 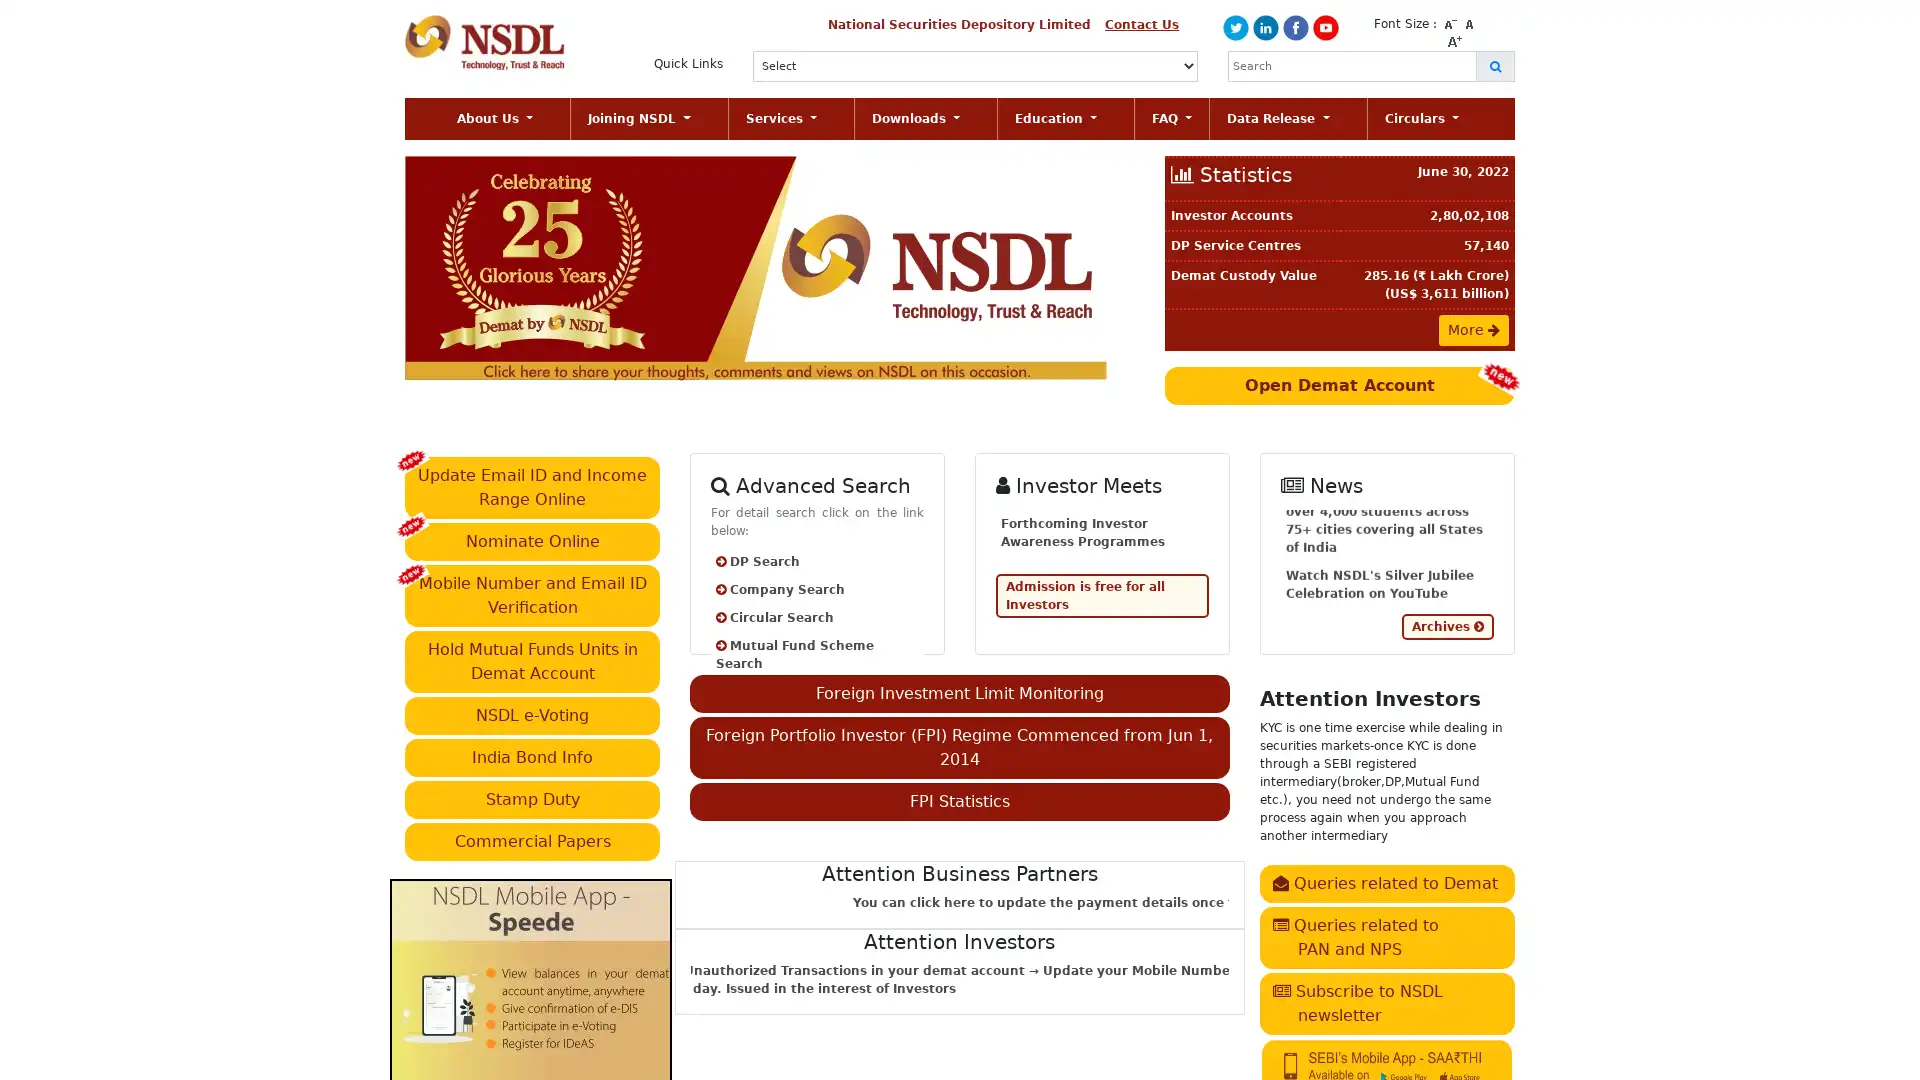 I want to click on Subscribe to NSDL      newsletter, so click(x=1385, y=1002).